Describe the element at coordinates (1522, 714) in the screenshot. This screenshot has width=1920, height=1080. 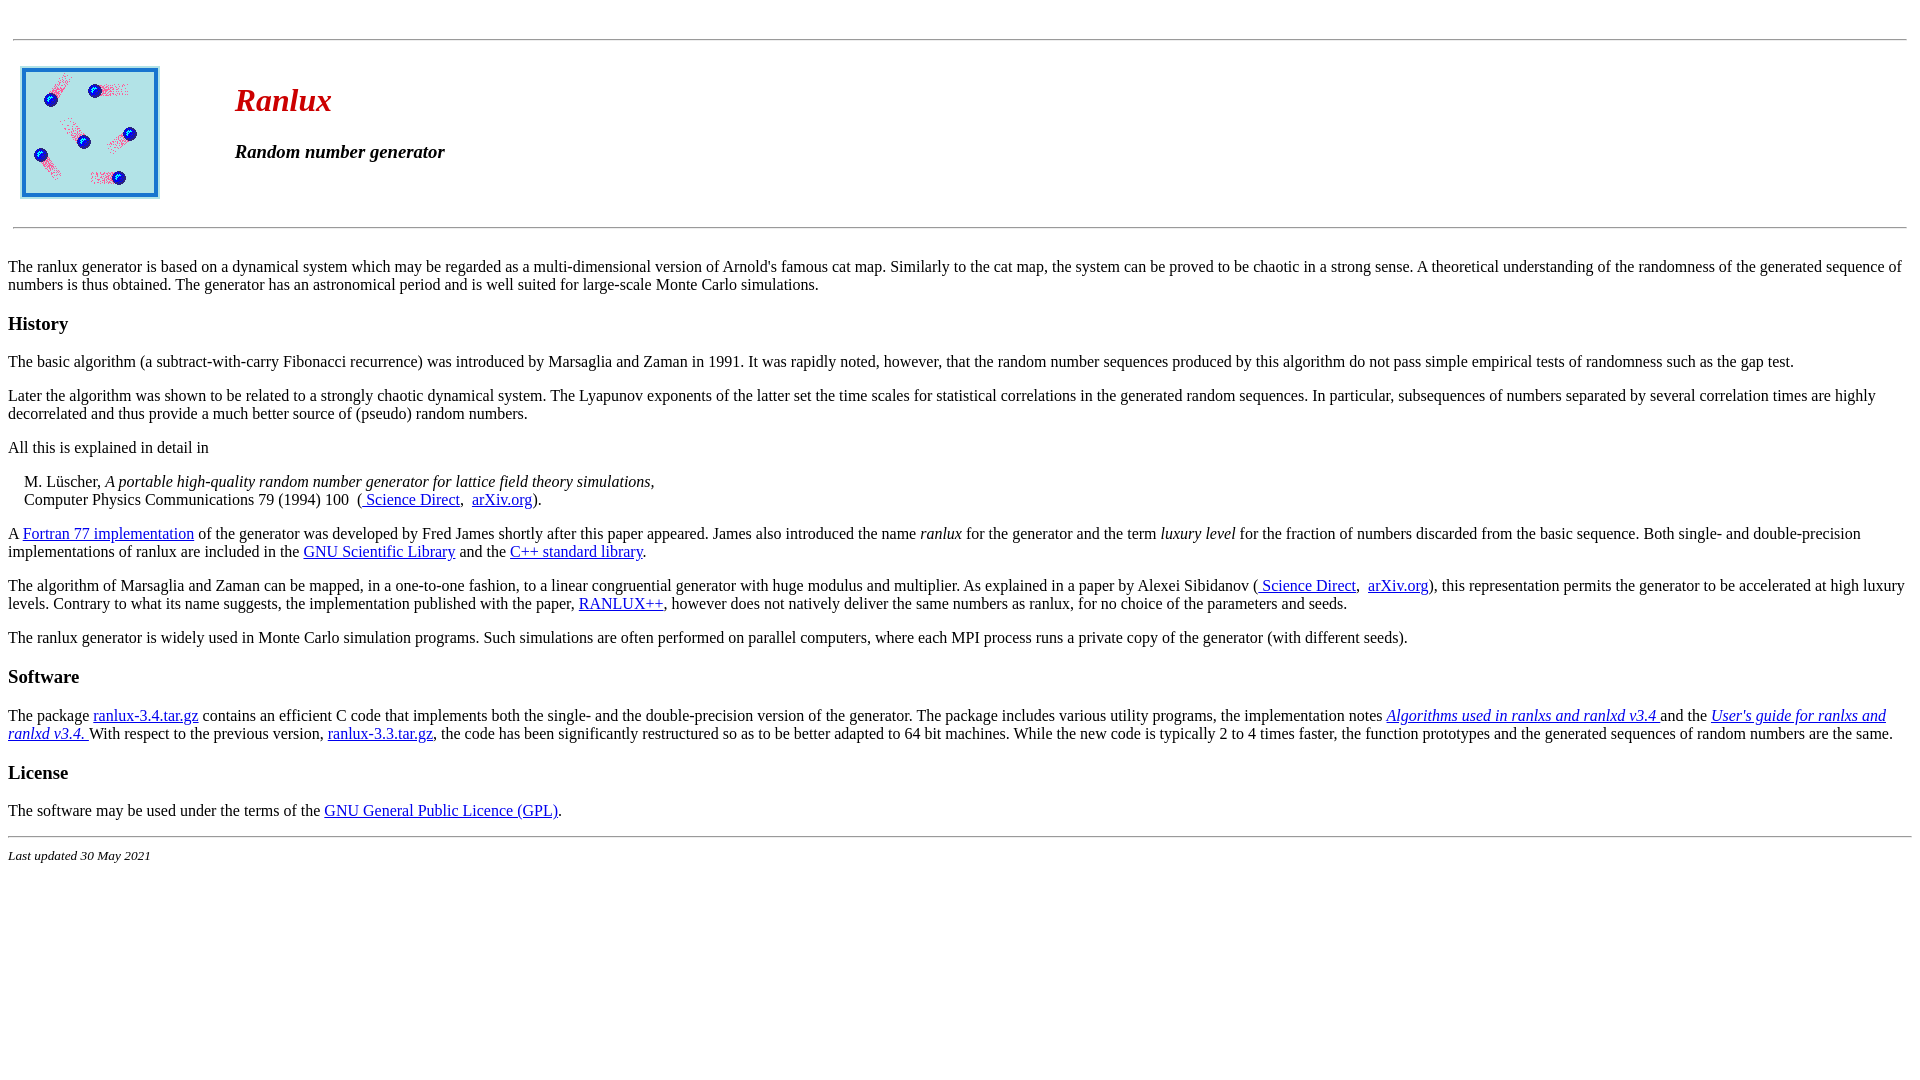
I see `'Algorithms used in ranlxs and ranlxd v3.4'` at that location.